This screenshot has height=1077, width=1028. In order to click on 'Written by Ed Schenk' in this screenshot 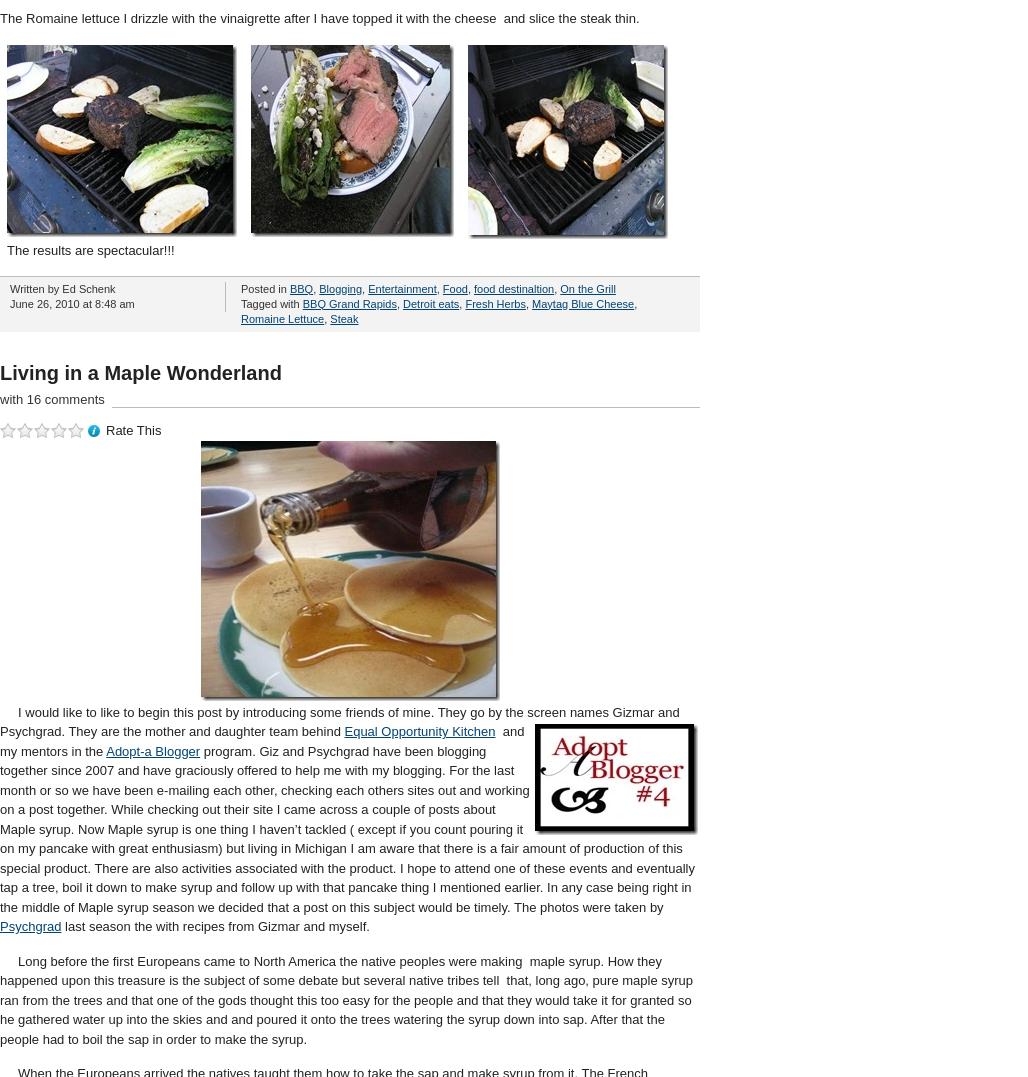, I will do `click(62, 286)`.